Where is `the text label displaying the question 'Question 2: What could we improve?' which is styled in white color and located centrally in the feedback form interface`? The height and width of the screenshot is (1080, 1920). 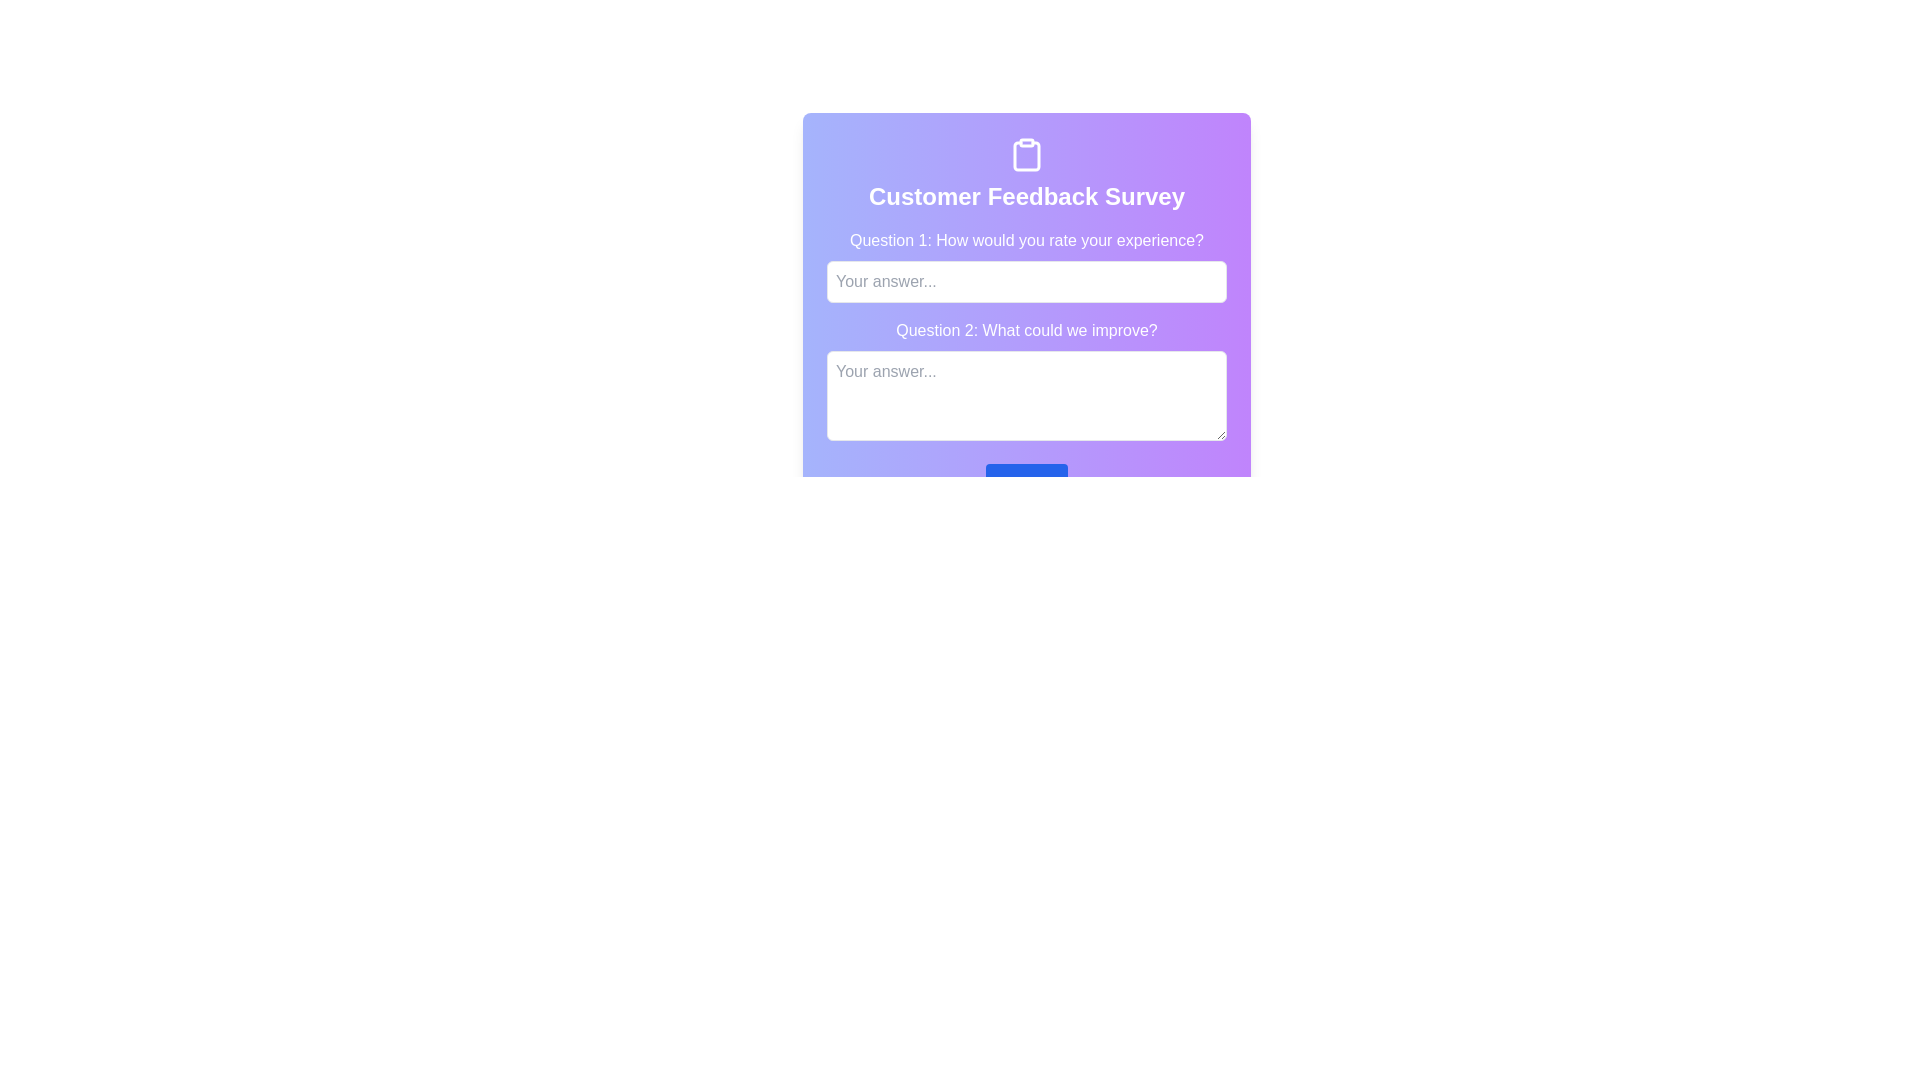 the text label displaying the question 'Question 2: What could we improve?' which is styled in white color and located centrally in the feedback form interface is located at coordinates (1027, 330).